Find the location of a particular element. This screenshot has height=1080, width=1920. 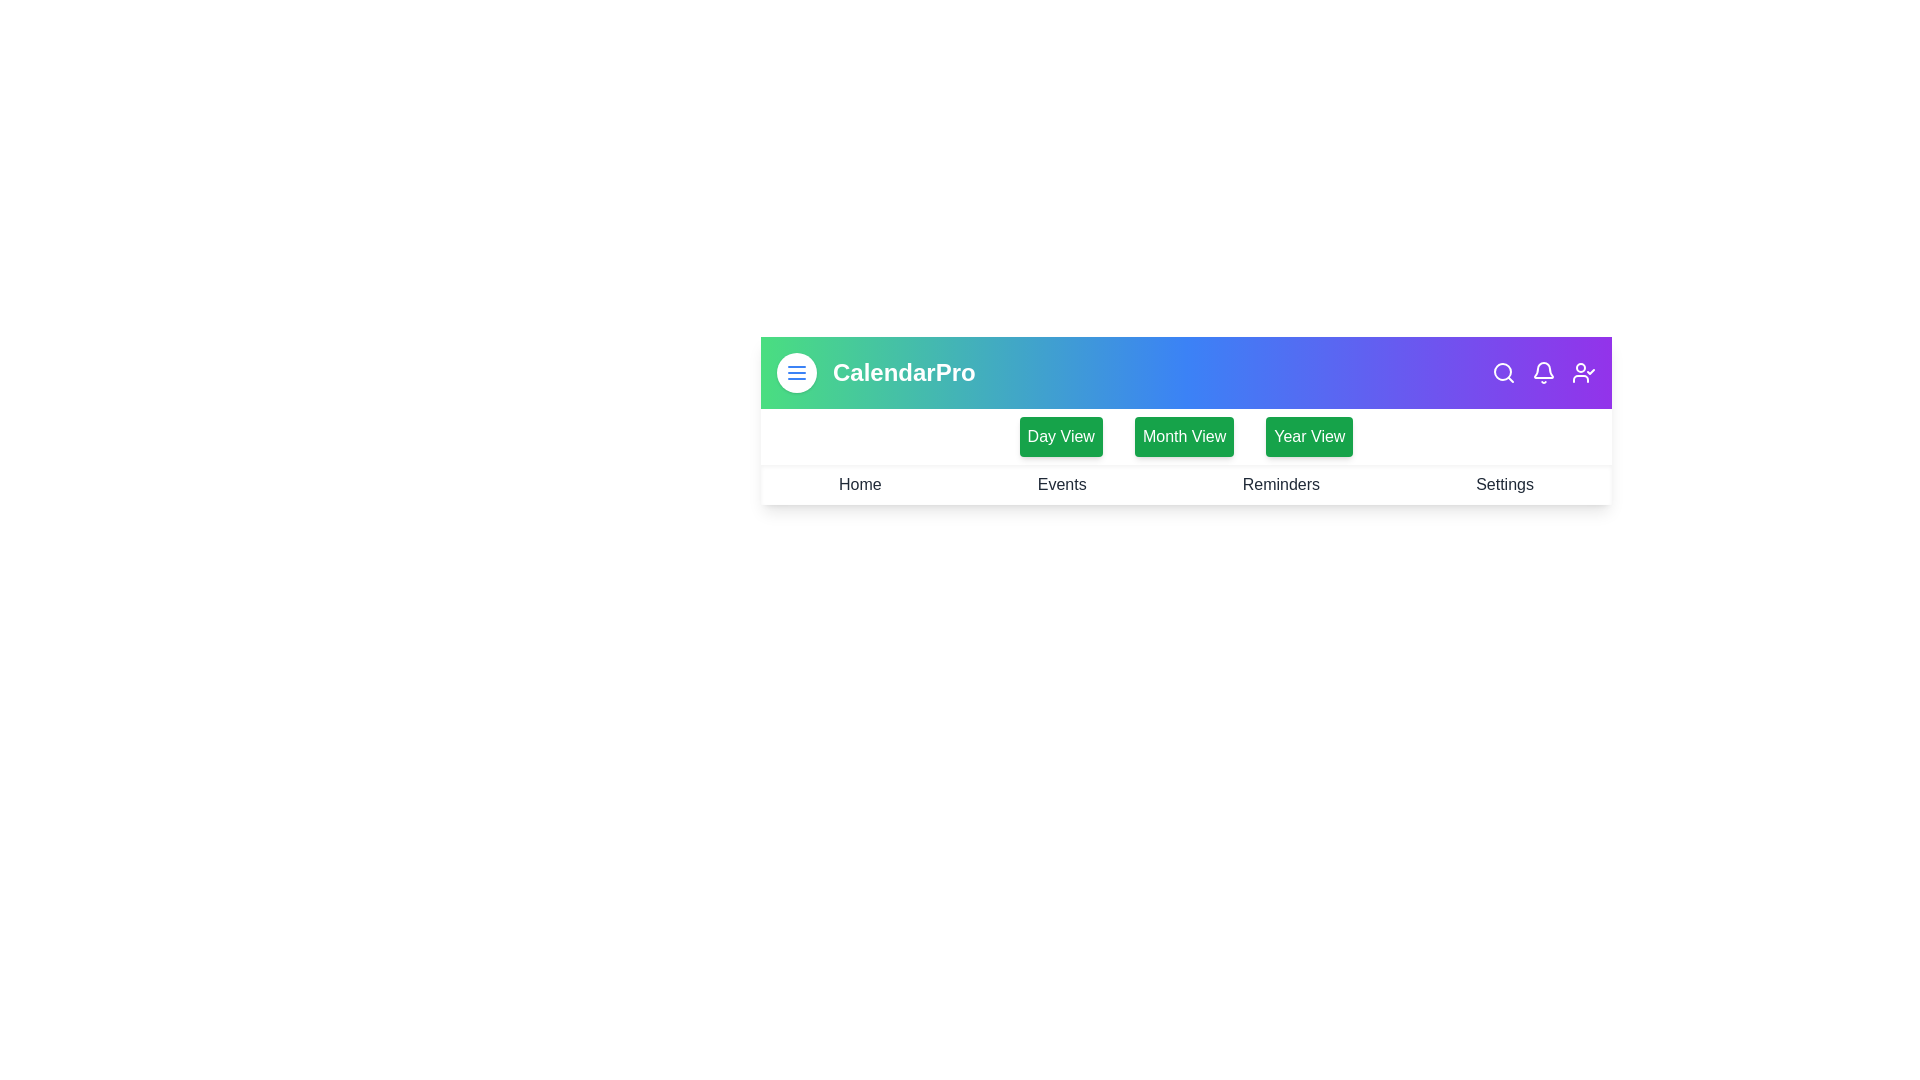

the navigation link labeled Events is located at coordinates (1060, 485).